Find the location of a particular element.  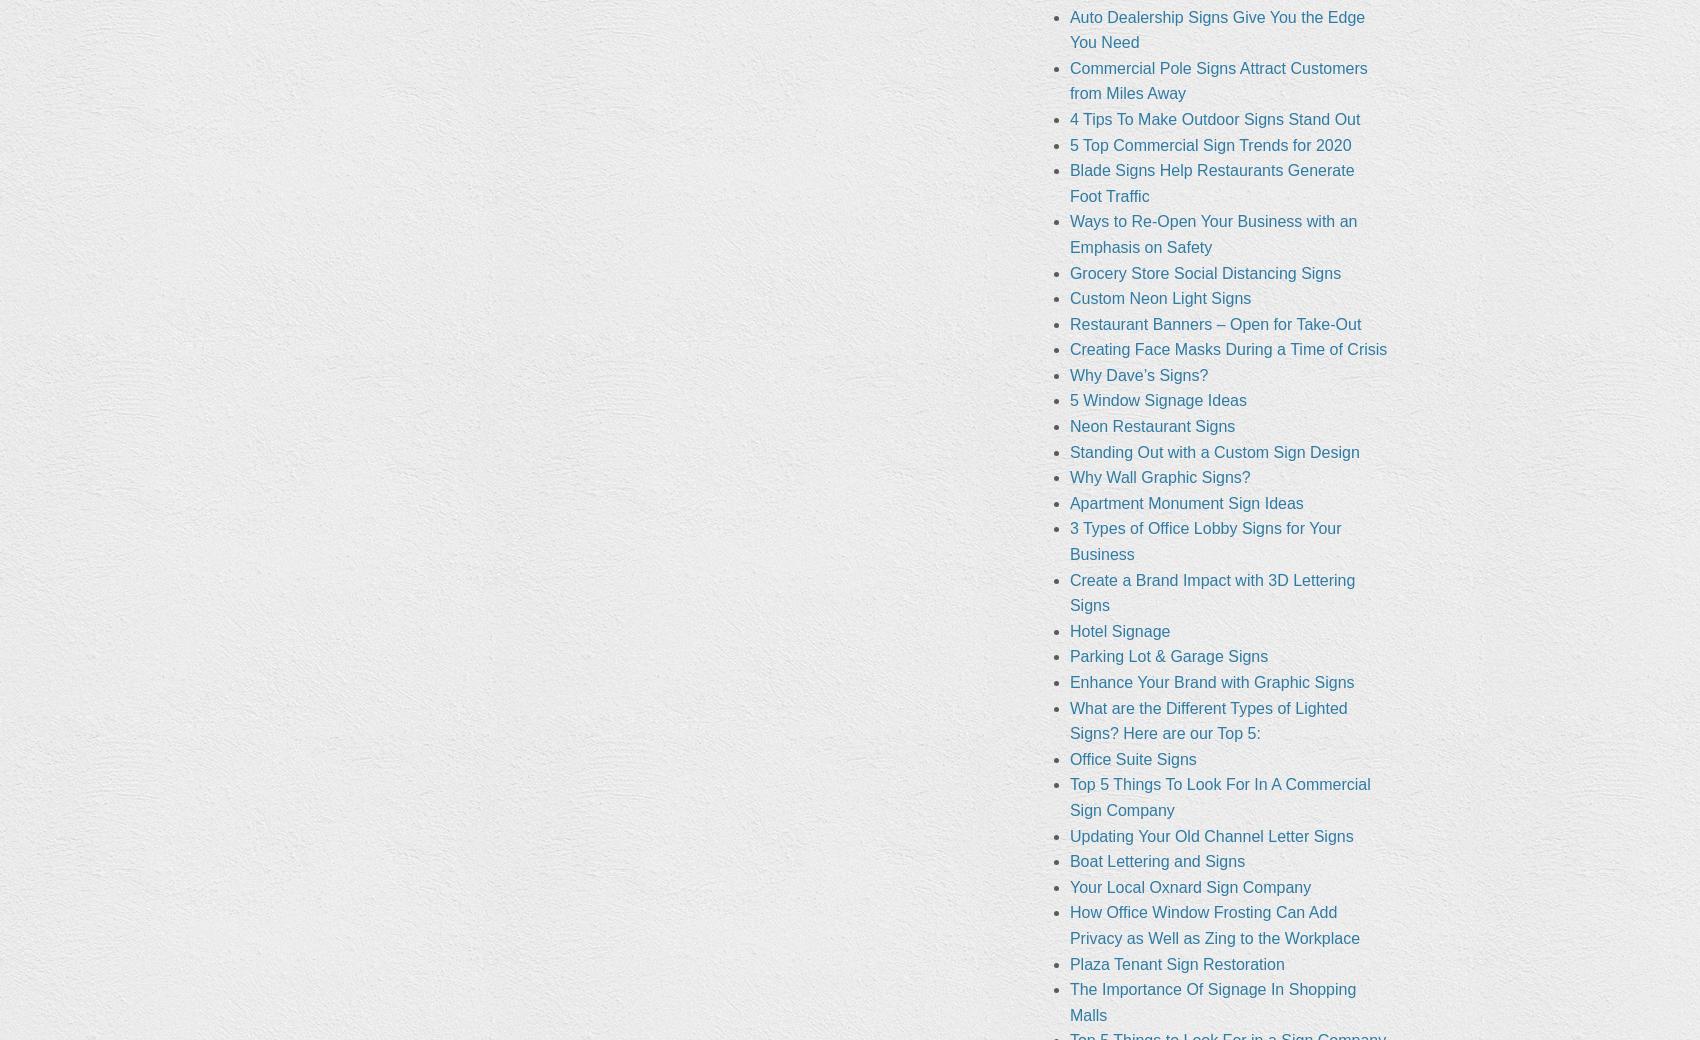

'Plaza Tenant Sign Restoration' is located at coordinates (1175, 963).